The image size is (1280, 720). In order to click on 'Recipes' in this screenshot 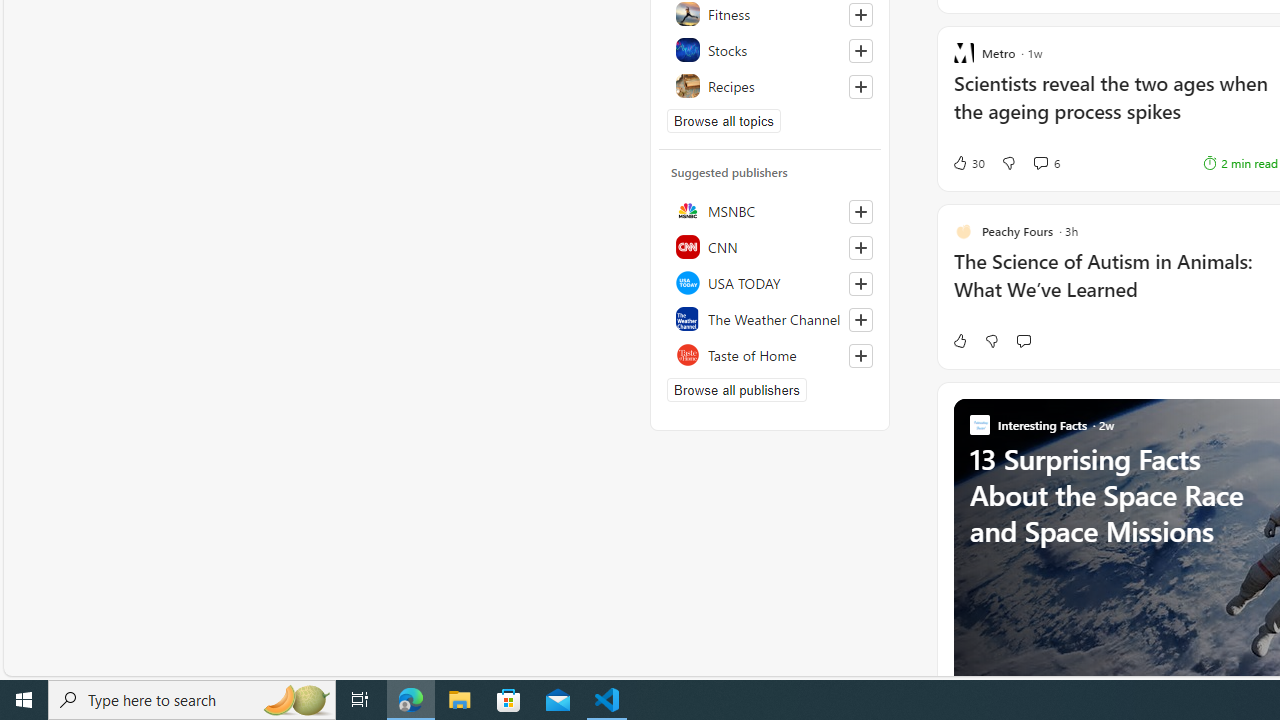, I will do `click(769, 85)`.